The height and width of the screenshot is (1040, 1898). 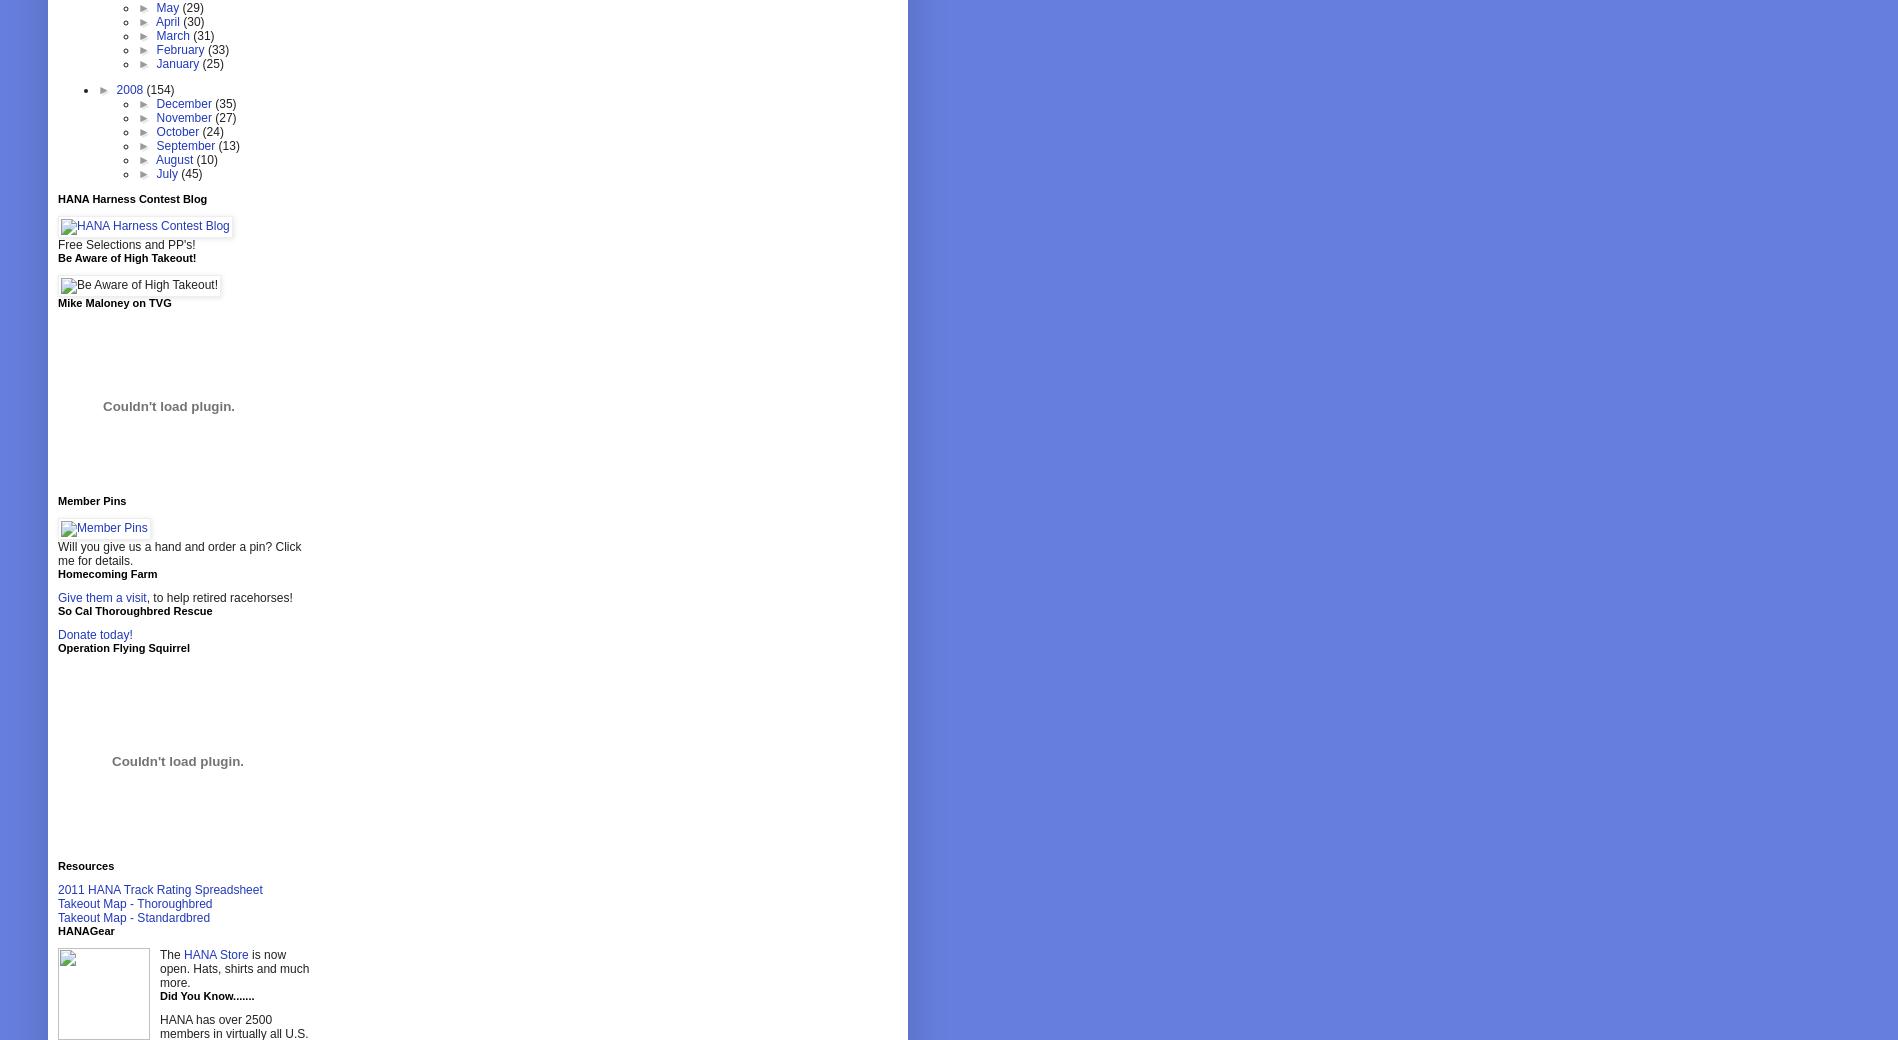 What do you see at coordinates (224, 117) in the screenshot?
I see `'(27)'` at bounding box center [224, 117].